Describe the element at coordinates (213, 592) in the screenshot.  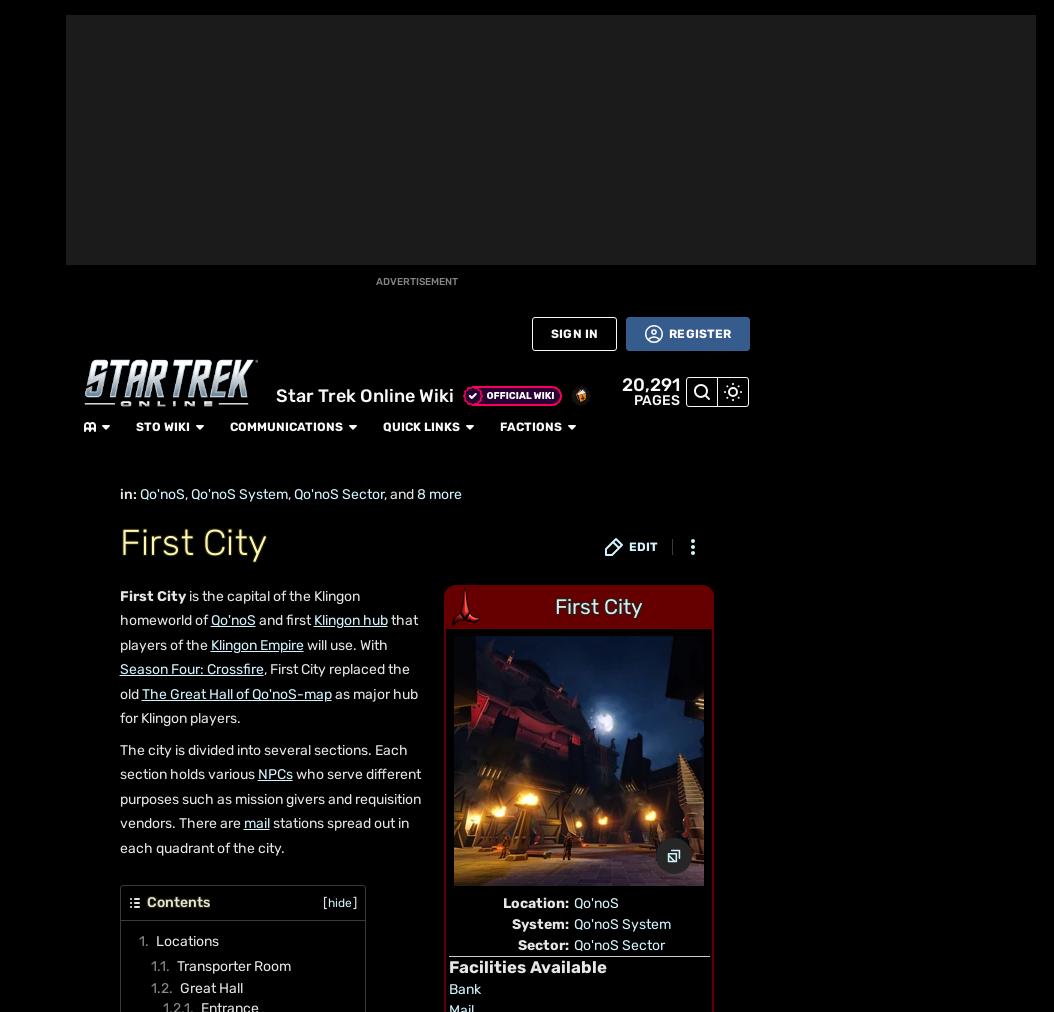
I see `'Following the death of'` at that location.